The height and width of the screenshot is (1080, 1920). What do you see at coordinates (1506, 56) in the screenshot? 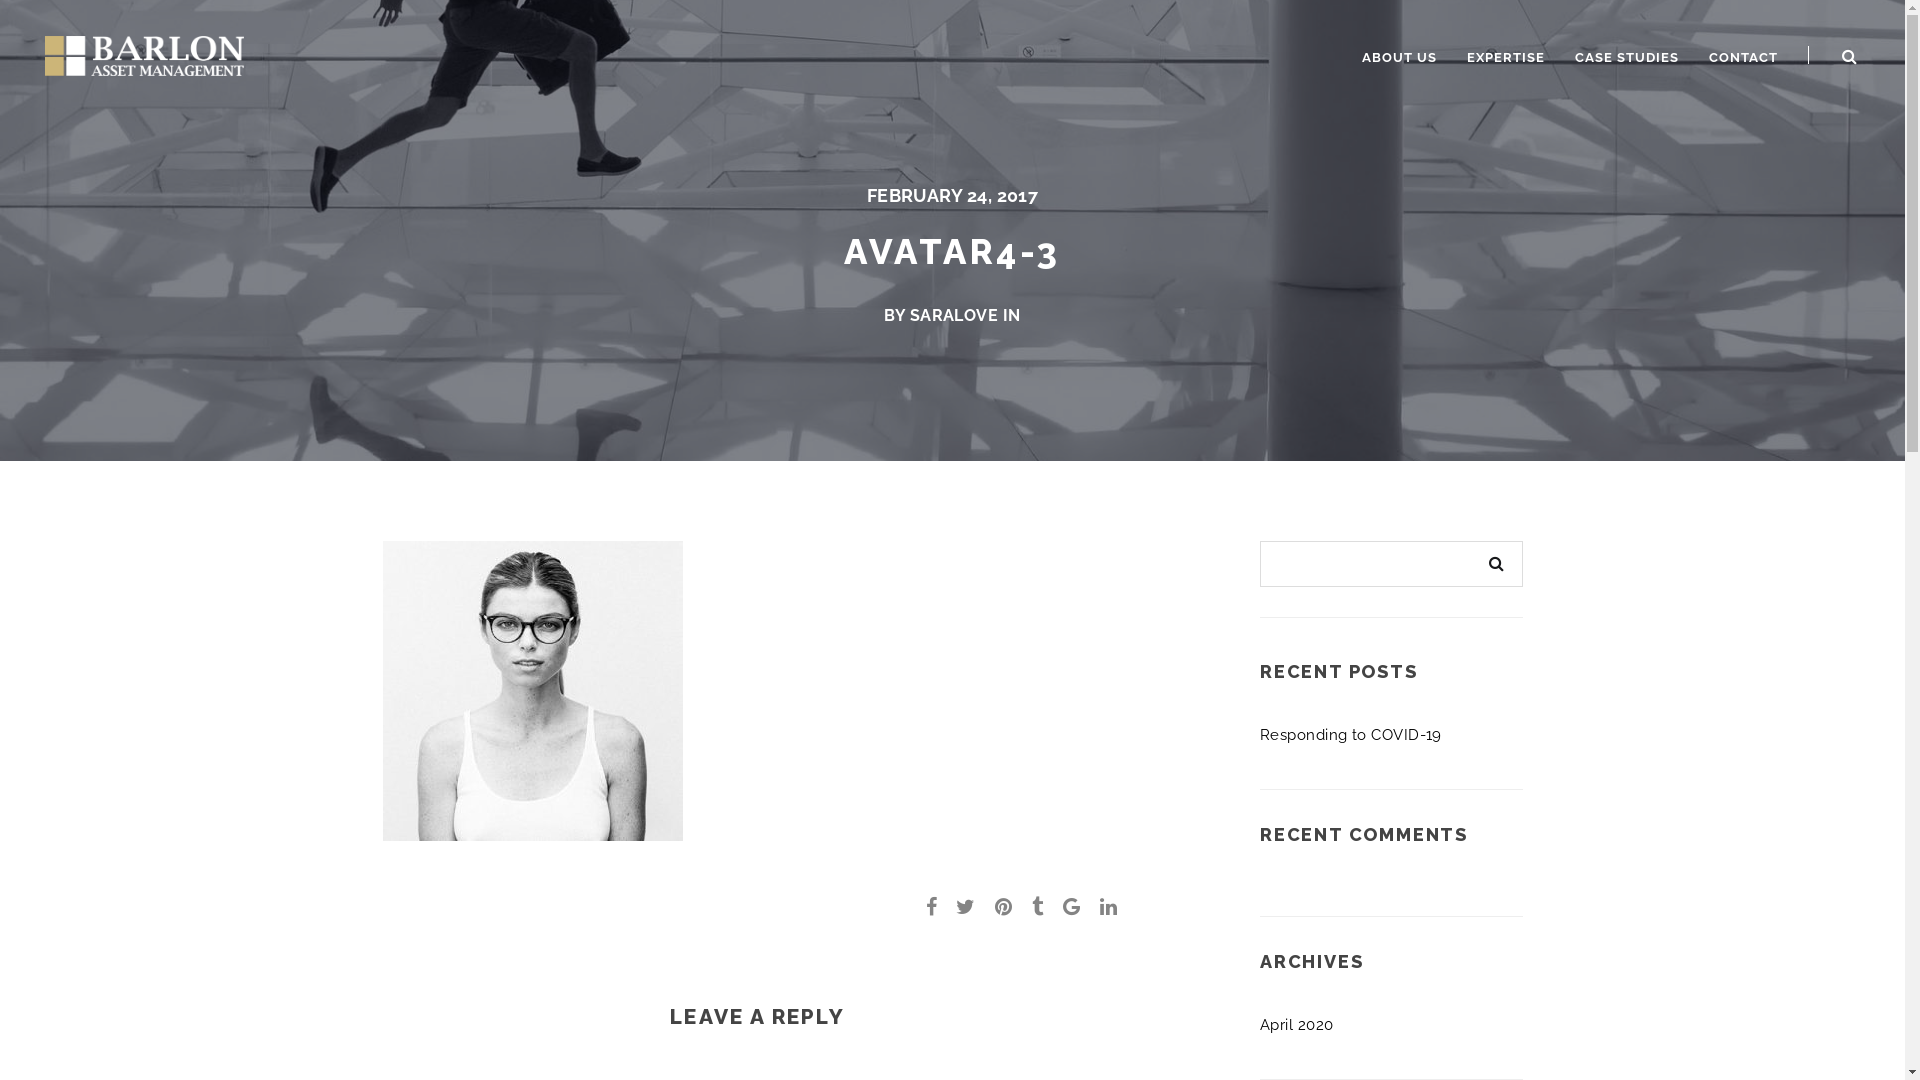
I see `'EXPERTISE'` at bounding box center [1506, 56].